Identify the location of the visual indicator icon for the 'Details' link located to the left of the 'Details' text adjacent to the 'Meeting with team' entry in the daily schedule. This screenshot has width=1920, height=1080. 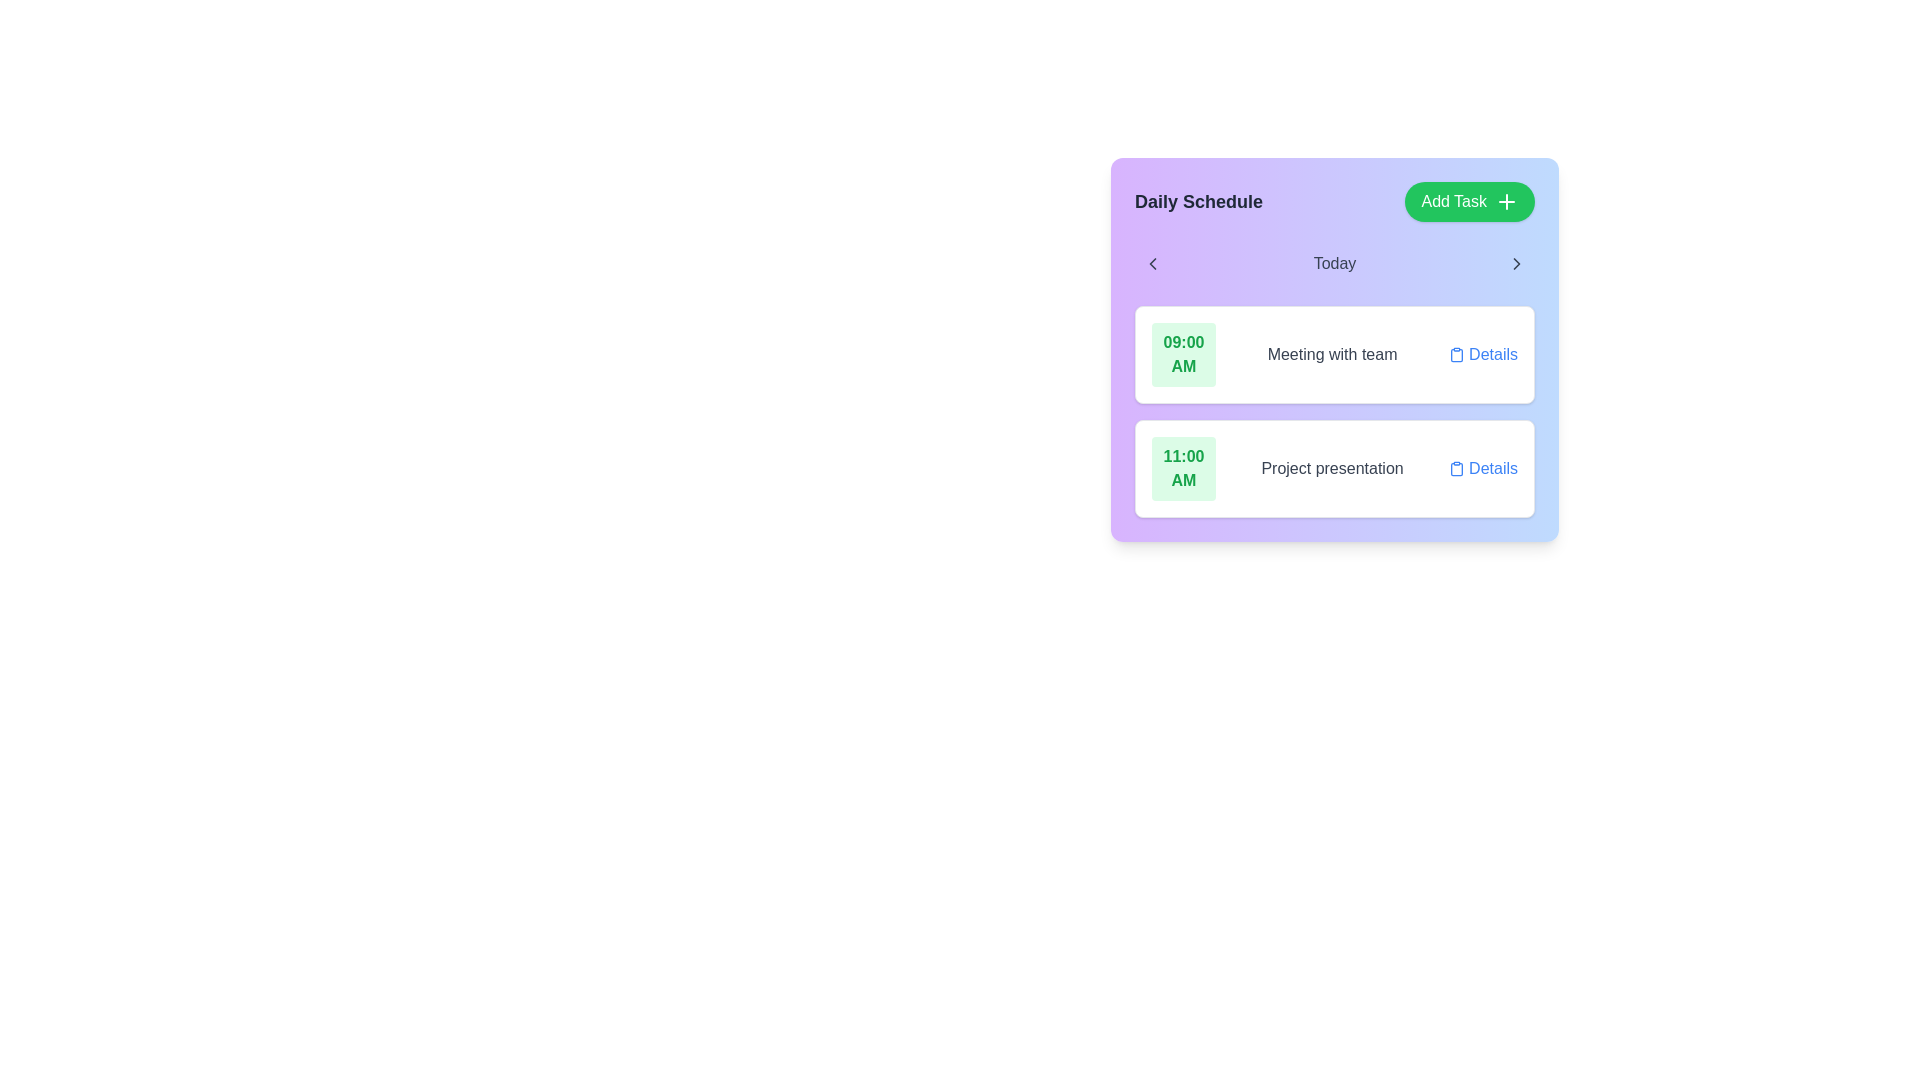
(1457, 353).